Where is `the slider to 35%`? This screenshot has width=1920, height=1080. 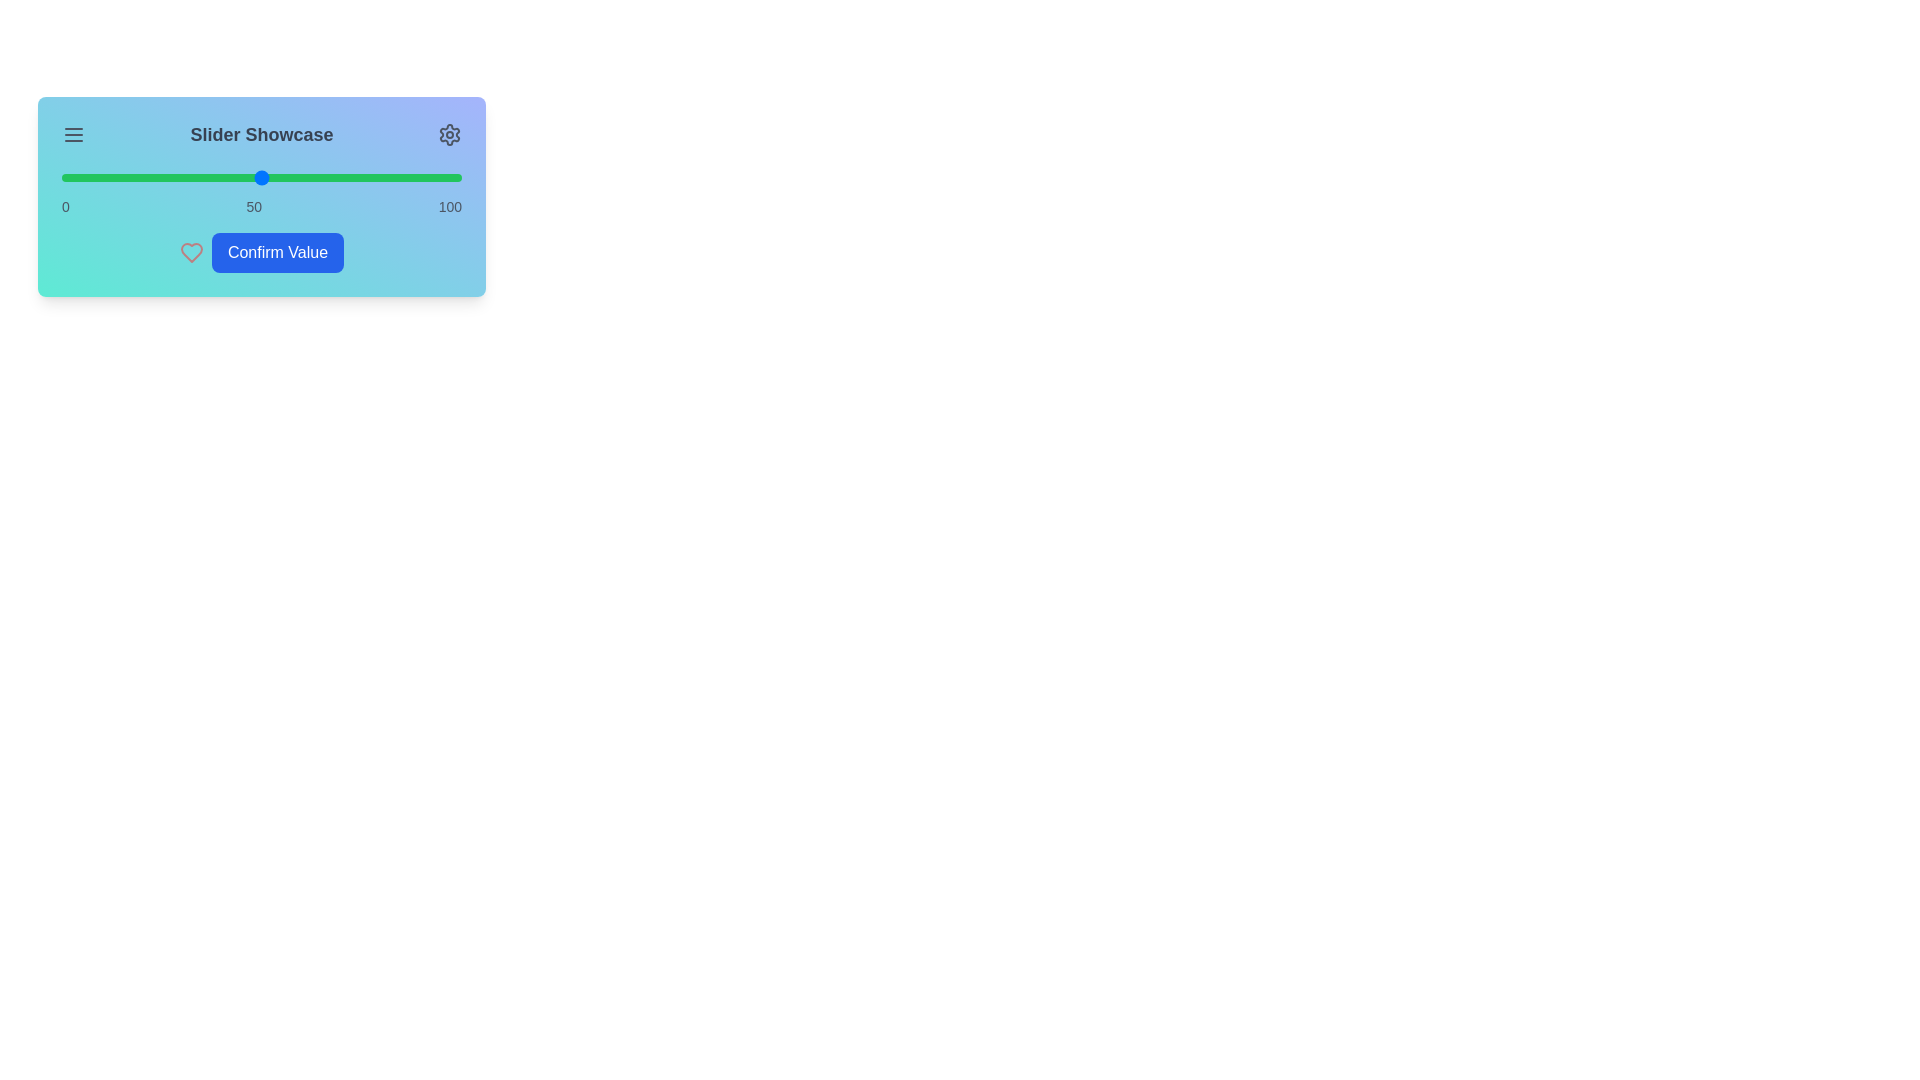
the slider to 35% is located at coordinates (201, 176).